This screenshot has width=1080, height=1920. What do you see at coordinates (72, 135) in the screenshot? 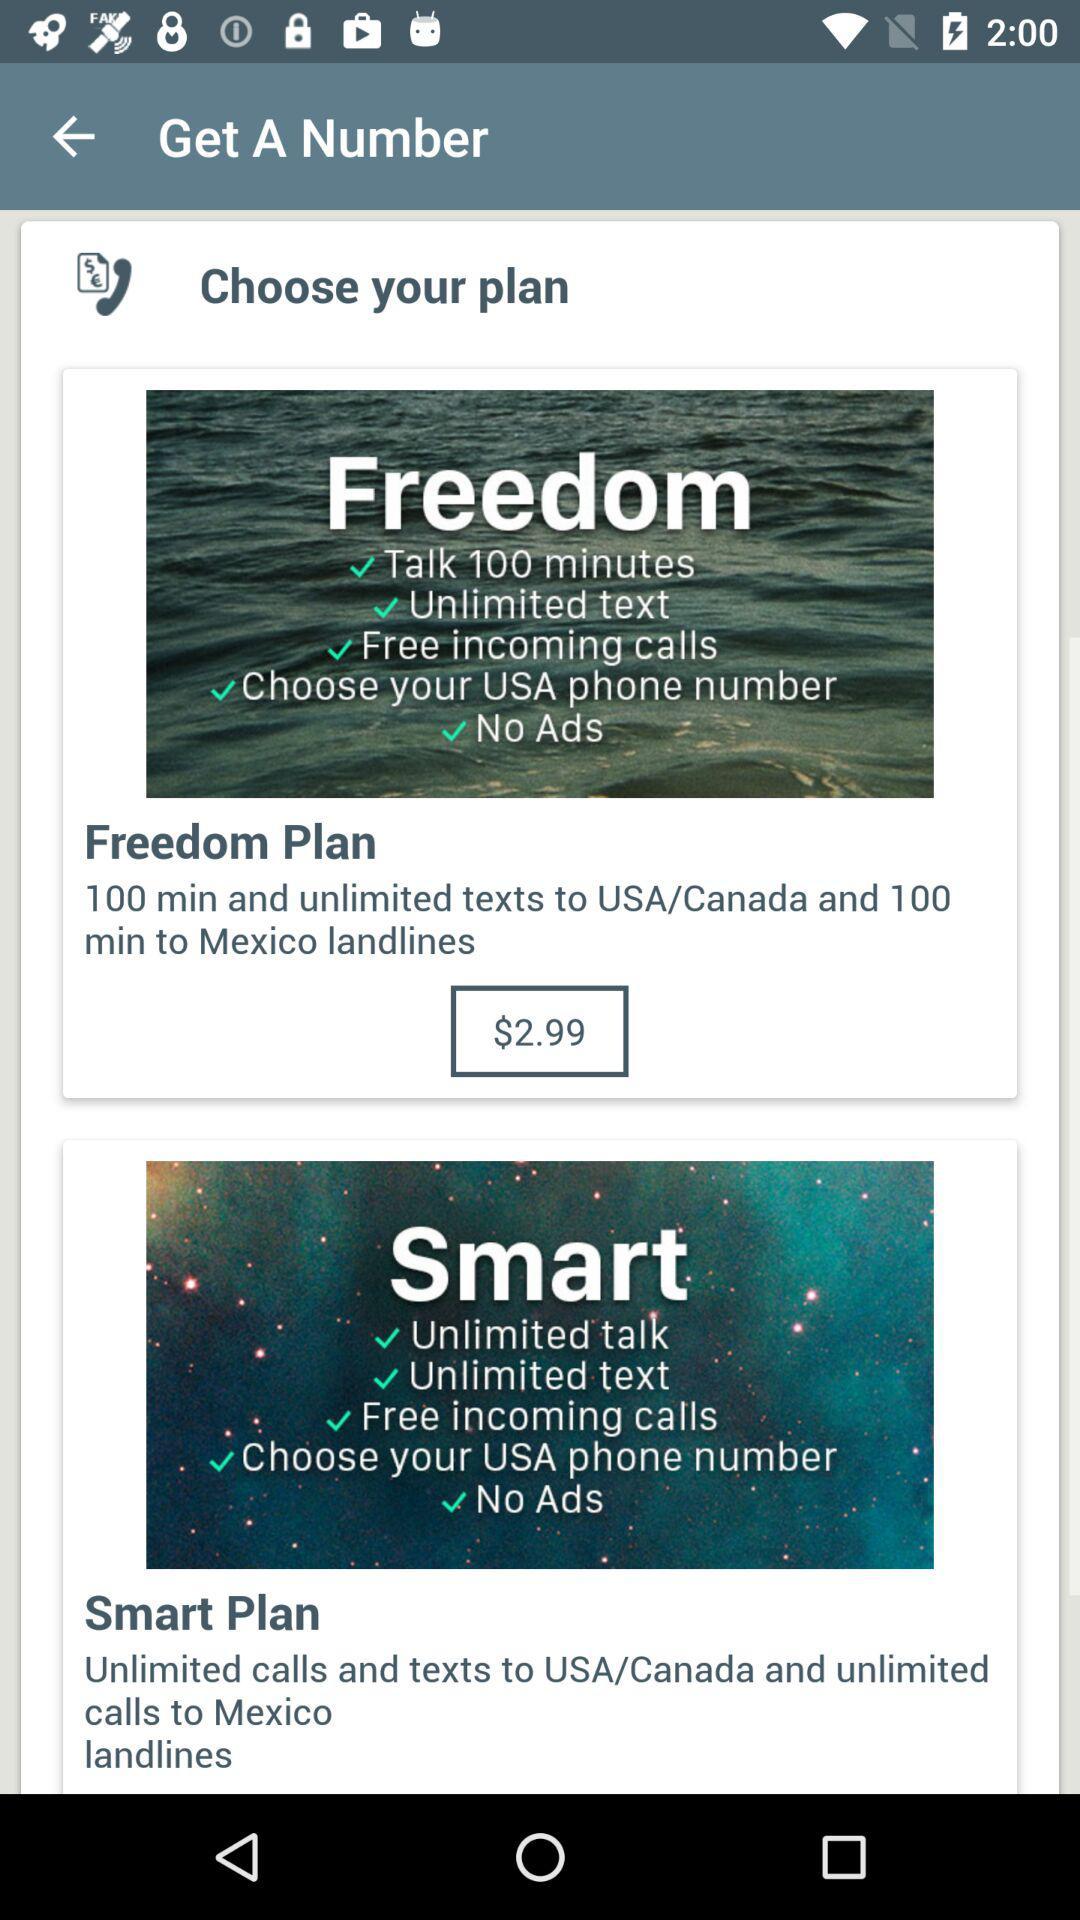
I see `the item next to the get a number` at bounding box center [72, 135].